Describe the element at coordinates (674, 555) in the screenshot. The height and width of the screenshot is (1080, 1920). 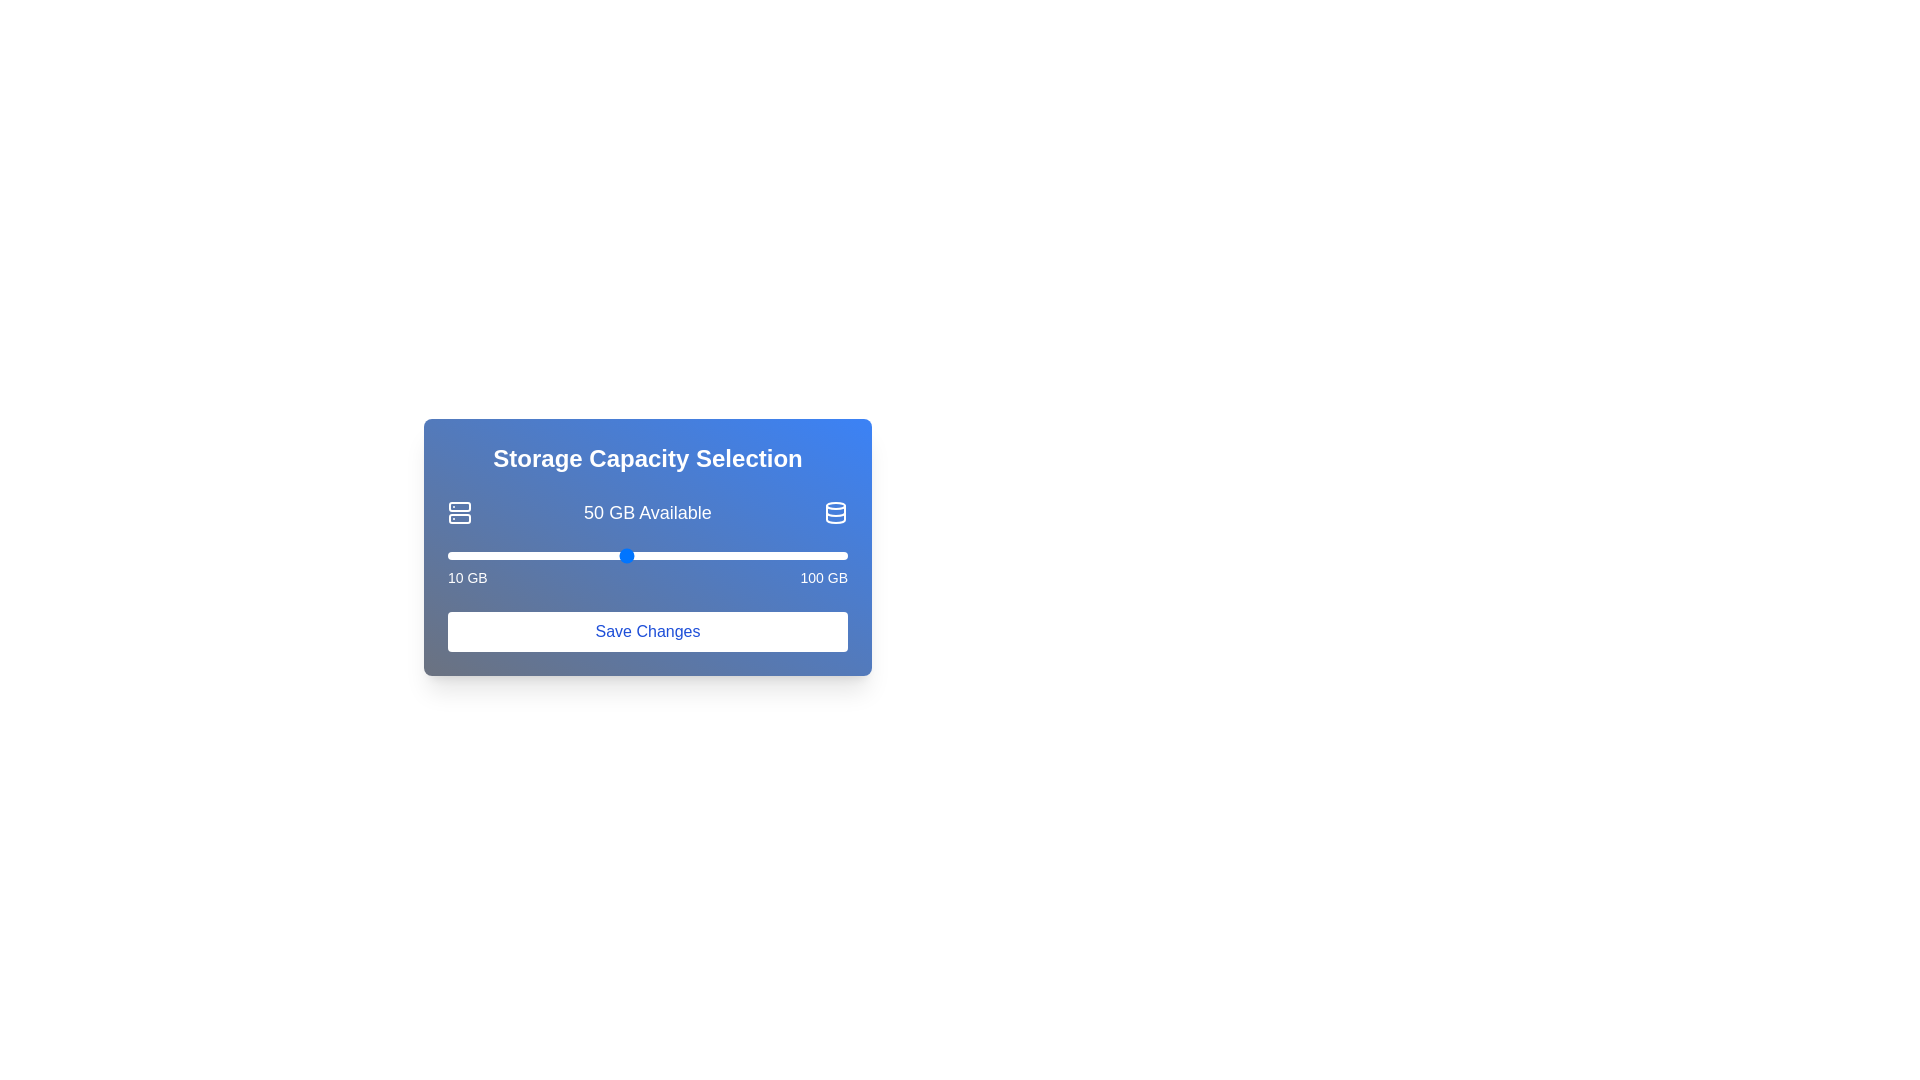
I see `the storage slider to set the storage capacity to 61 GB` at that location.